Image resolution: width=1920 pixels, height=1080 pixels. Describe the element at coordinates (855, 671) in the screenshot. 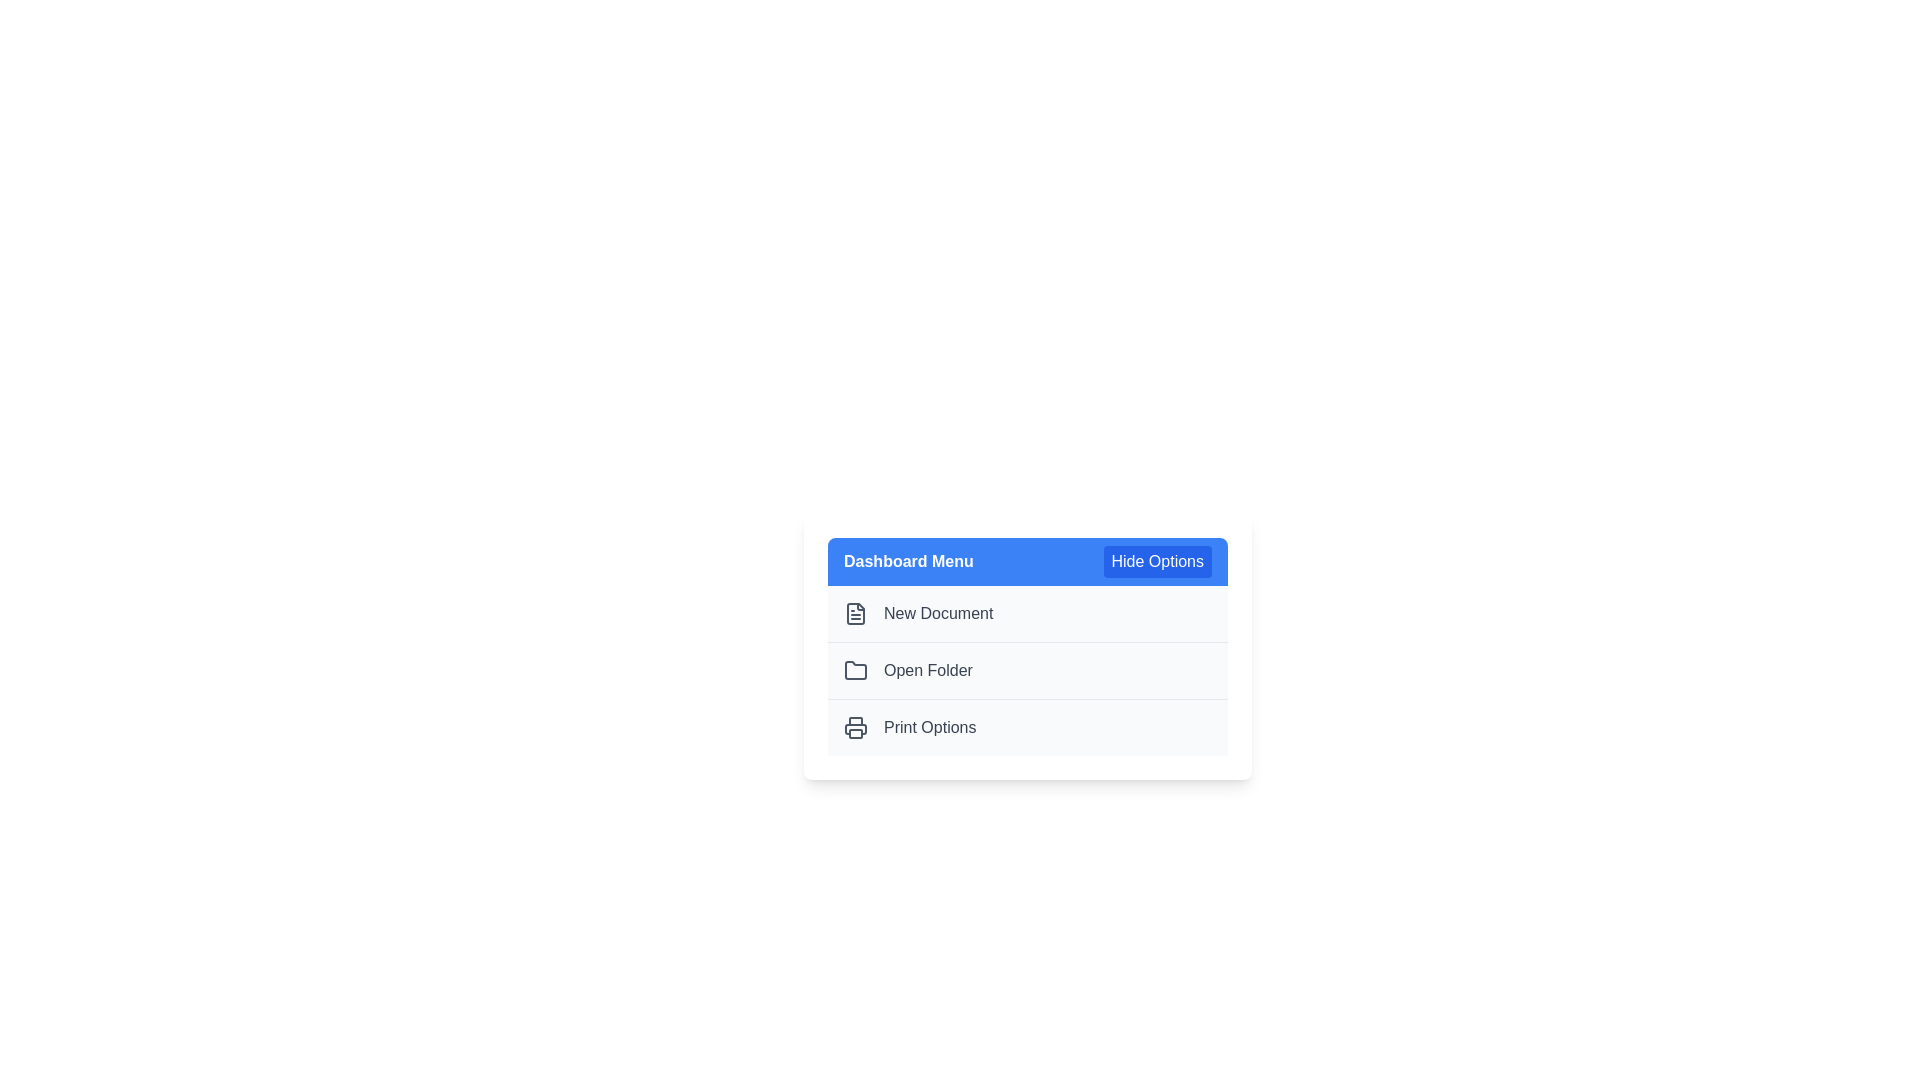

I see `the folder icon located in the 'Open Folder' row, which is positioned to the left of the text label 'Open Folder'` at that location.